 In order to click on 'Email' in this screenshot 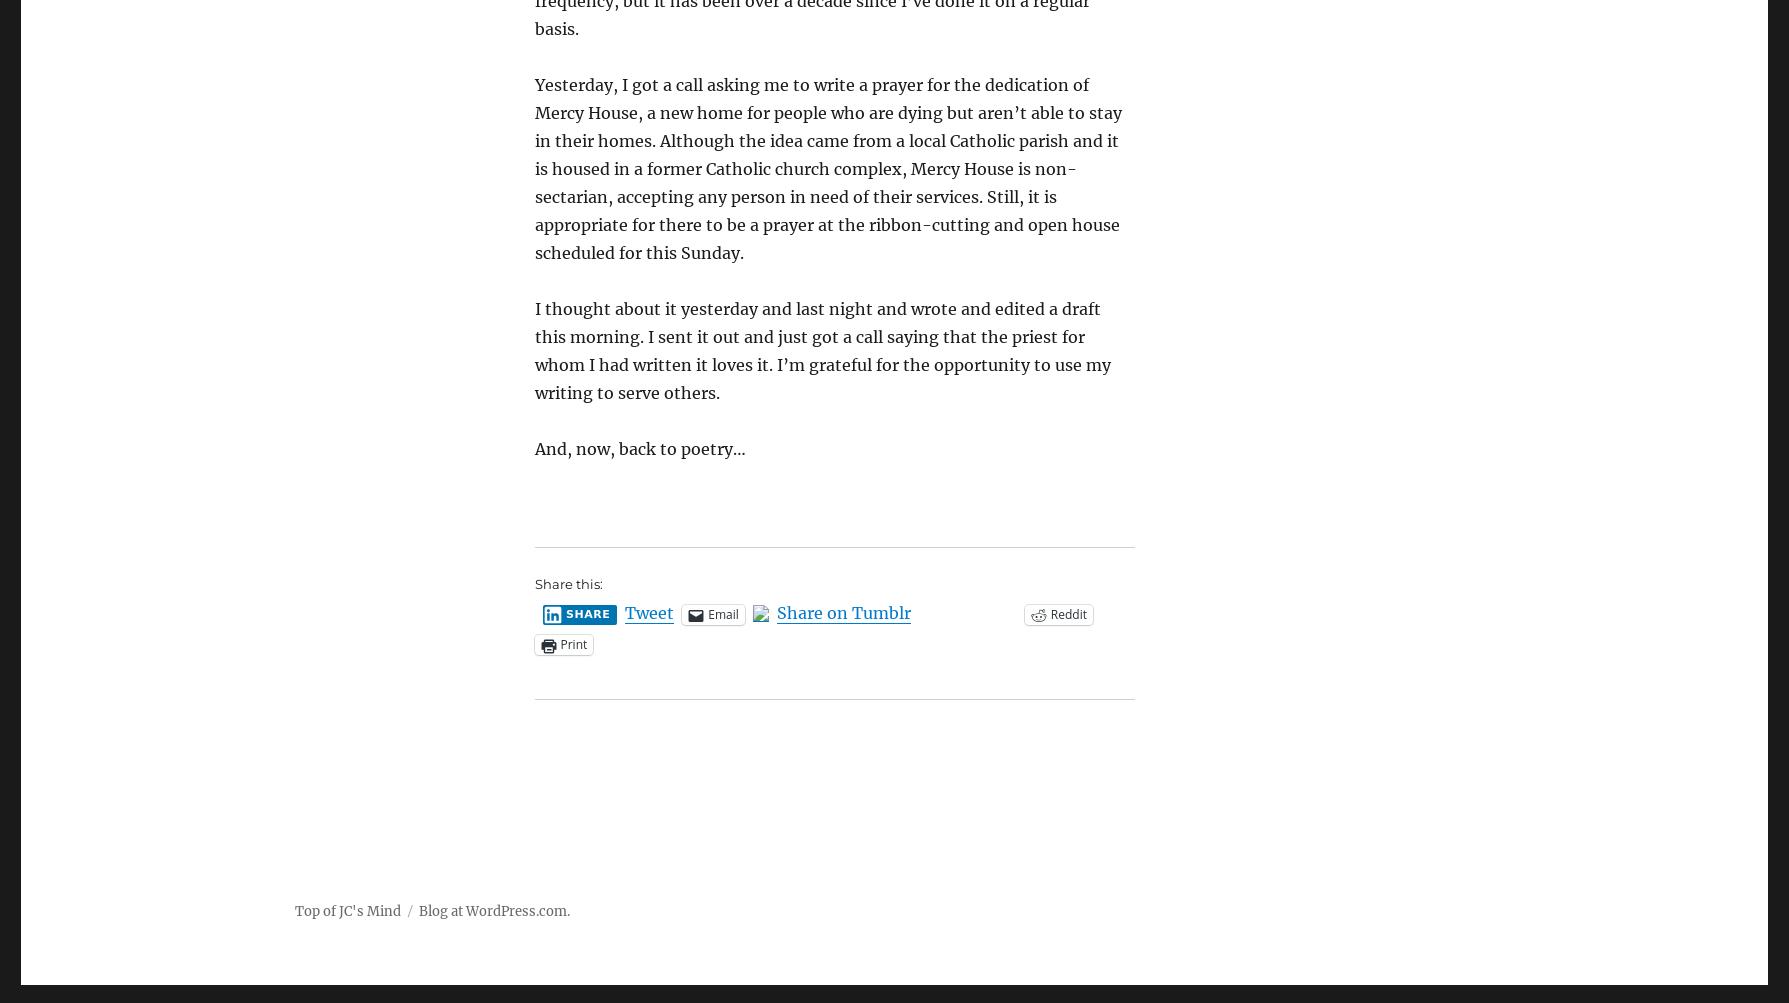, I will do `click(722, 614)`.